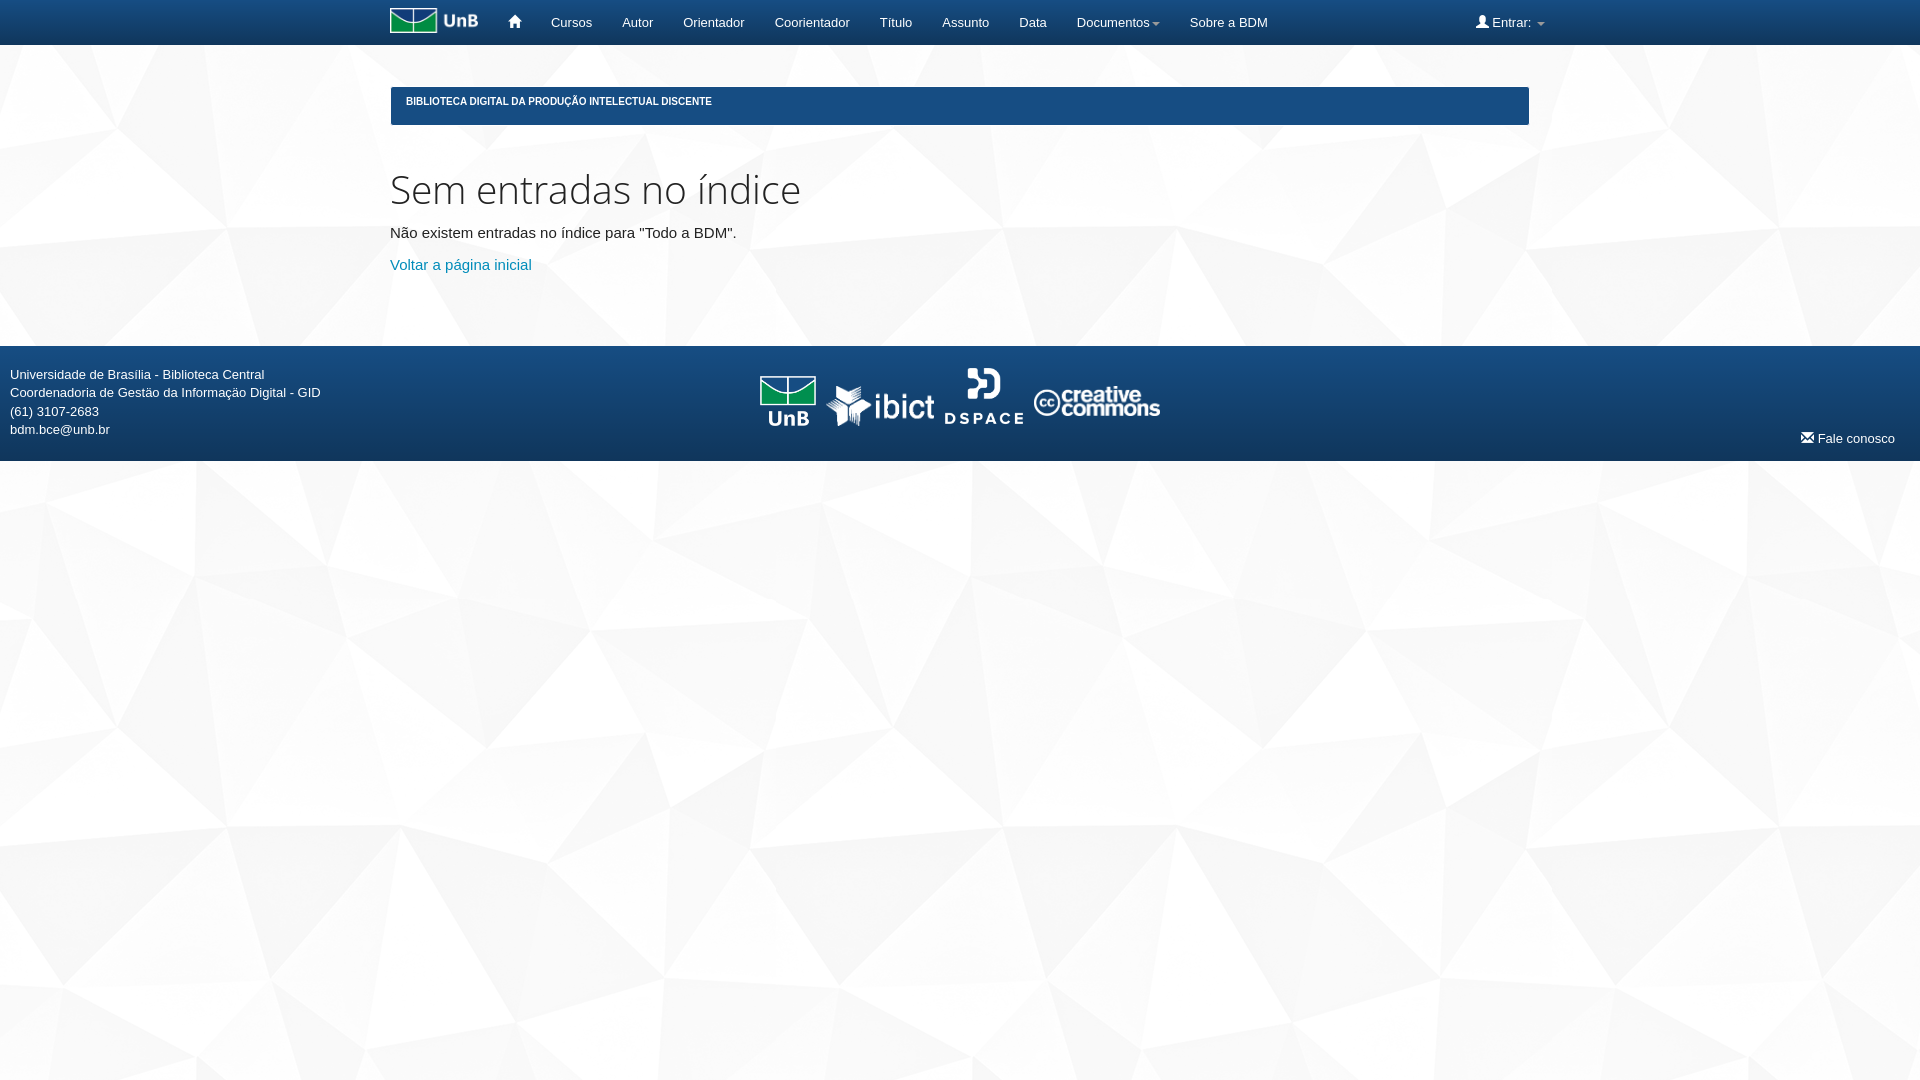 The height and width of the screenshot is (1080, 1920). I want to click on 'Cursos', so click(570, 22).